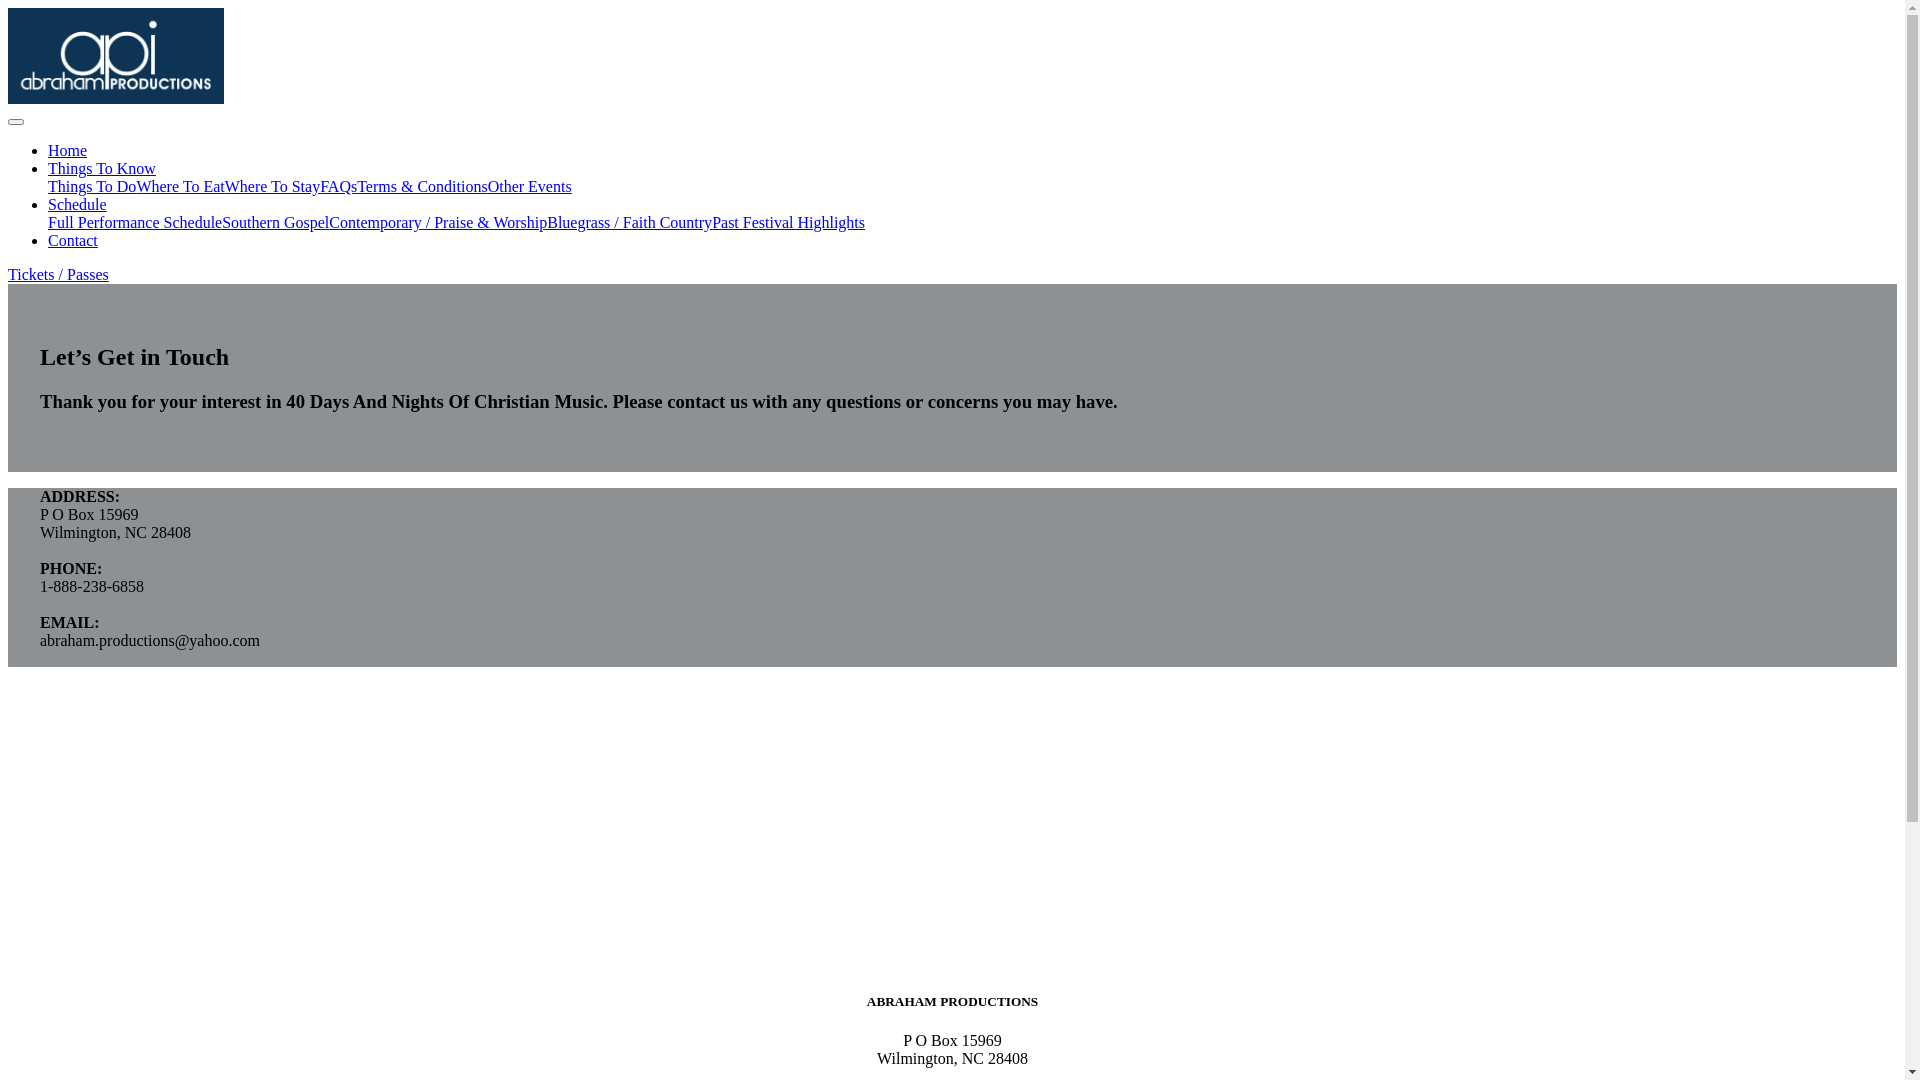 The height and width of the screenshot is (1080, 1920). Describe the element at coordinates (320, 186) in the screenshot. I see `'FAQs'` at that location.